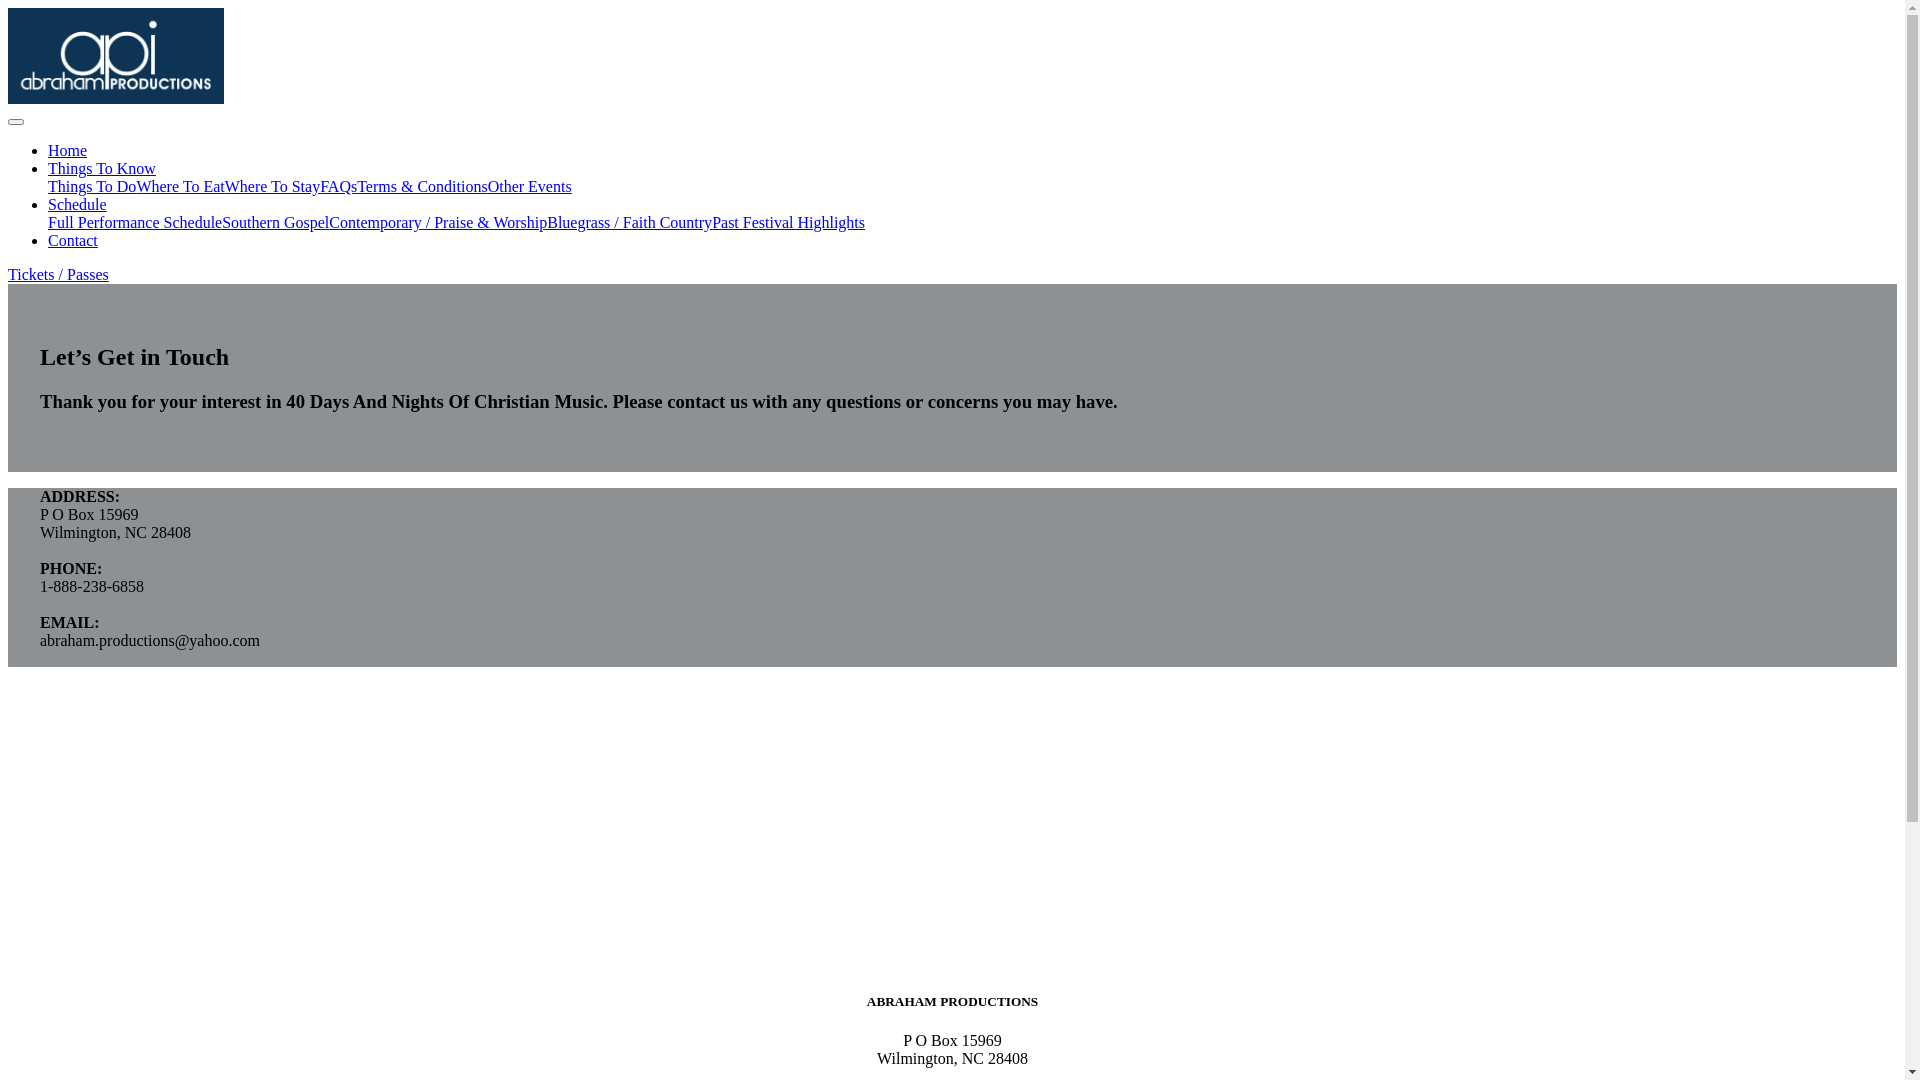 The height and width of the screenshot is (1080, 1920). Describe the element at coordinates (320, 186) in the screenshot. I see `'FAQs'` at that location.